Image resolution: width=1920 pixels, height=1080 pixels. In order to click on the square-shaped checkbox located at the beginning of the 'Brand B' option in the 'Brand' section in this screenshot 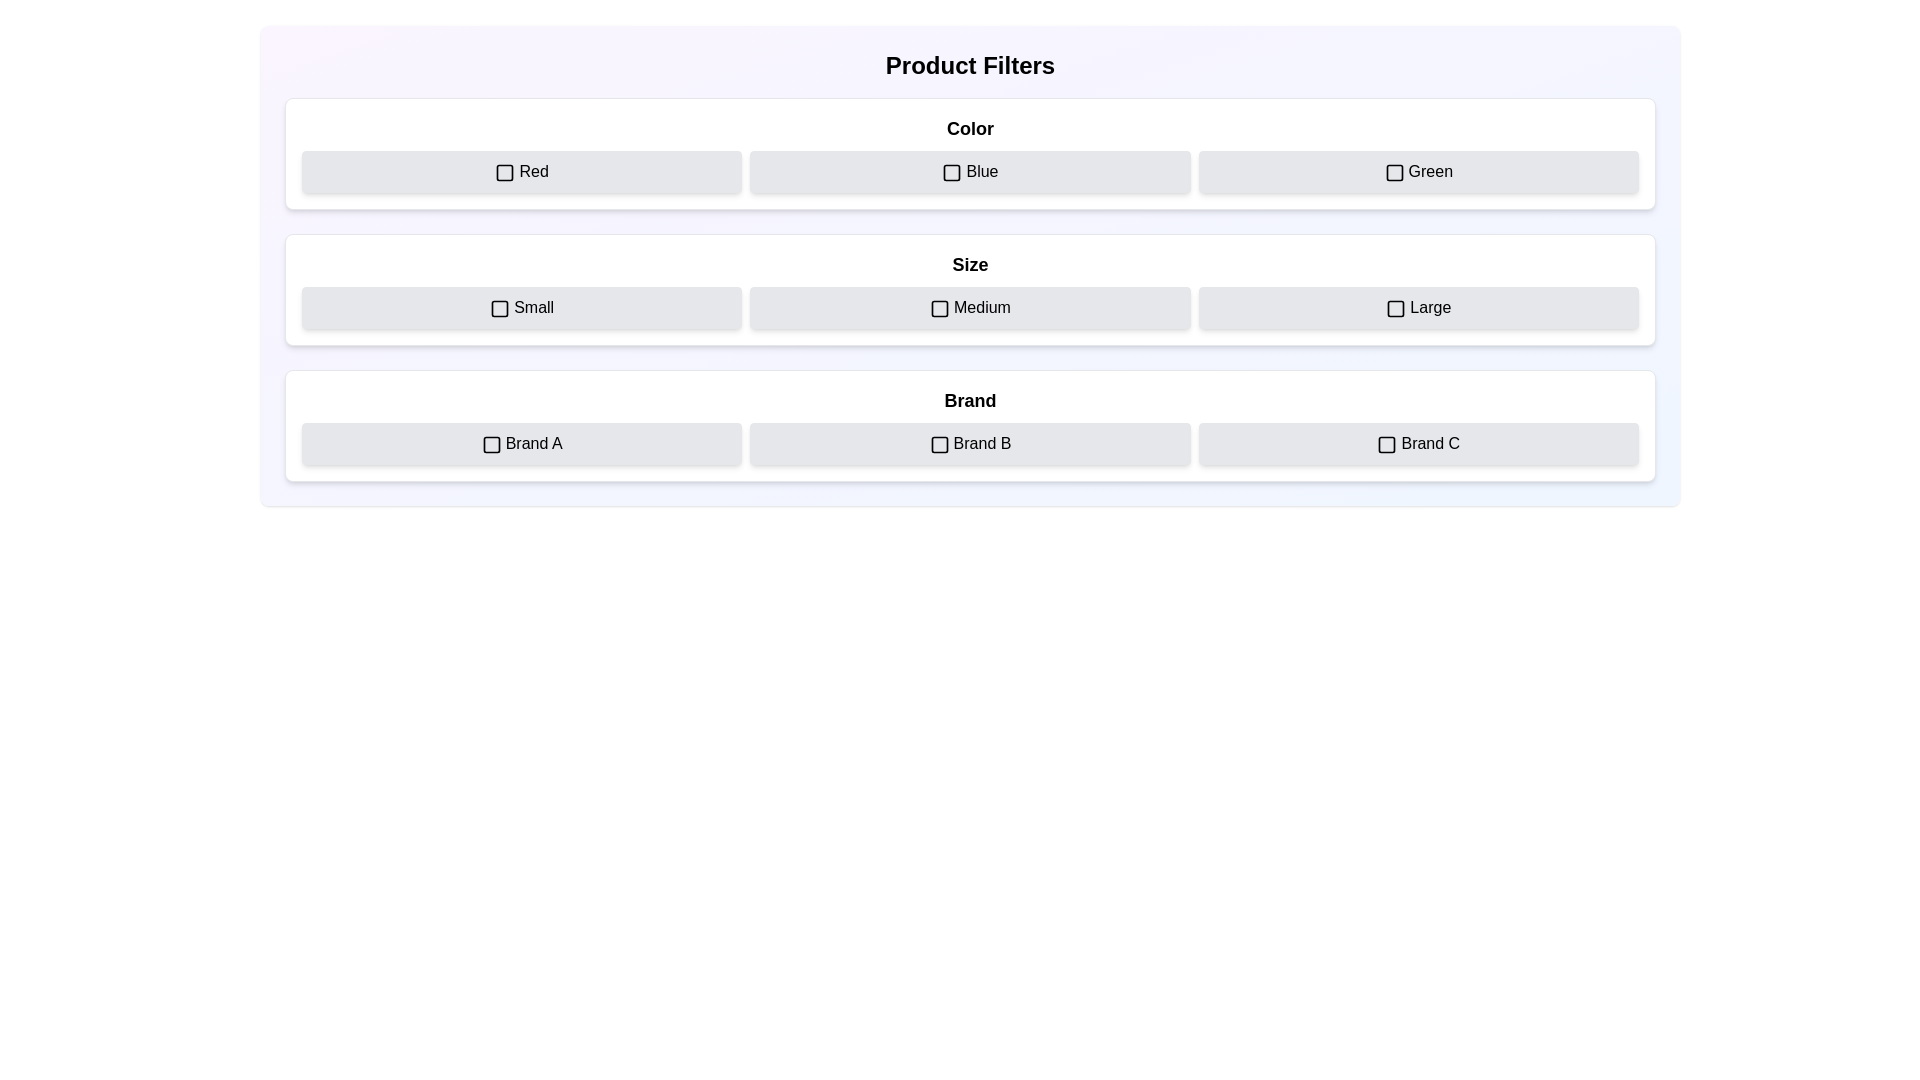, I will do `click(938, 443)`.